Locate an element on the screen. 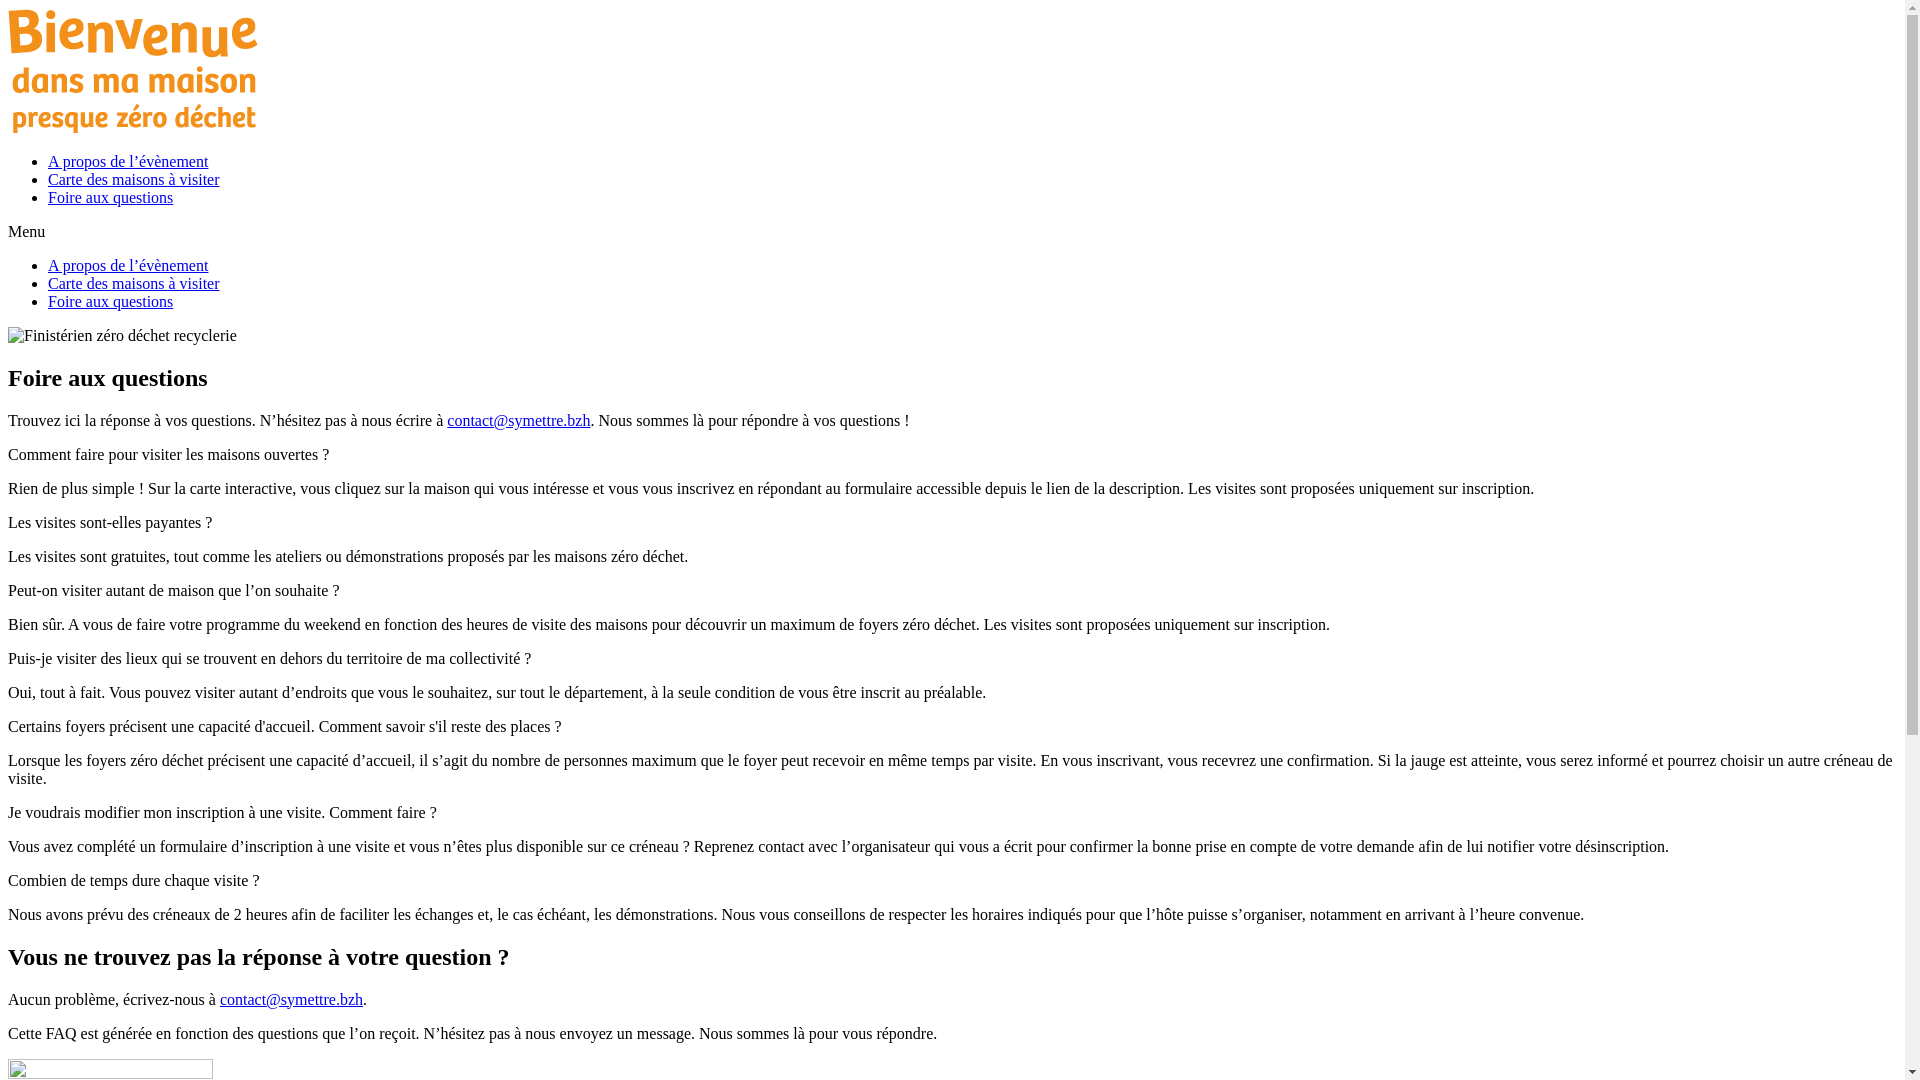  'Aller au contenu' is located at coordinates (7, 7).